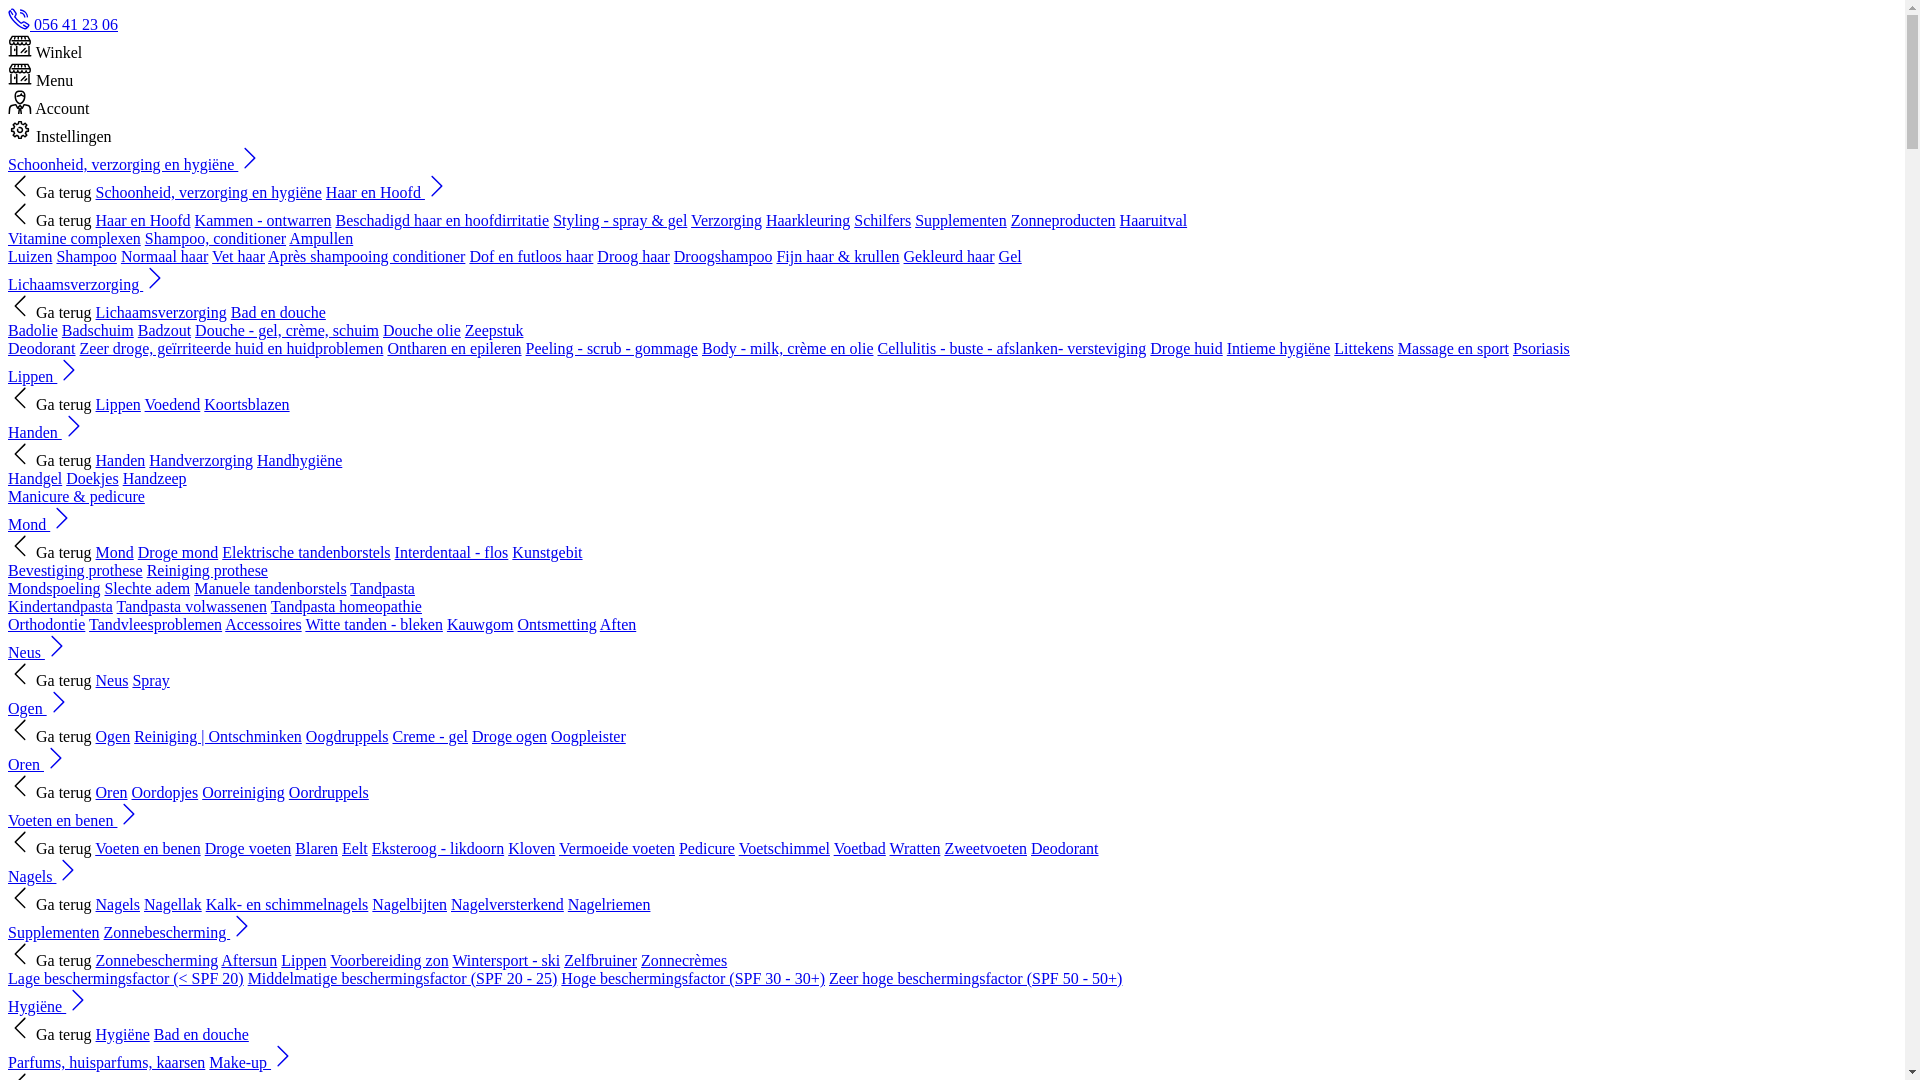  Describe the element at coordinates (96, 329) in the screenshot. I see `'Badschuim'` at that location.